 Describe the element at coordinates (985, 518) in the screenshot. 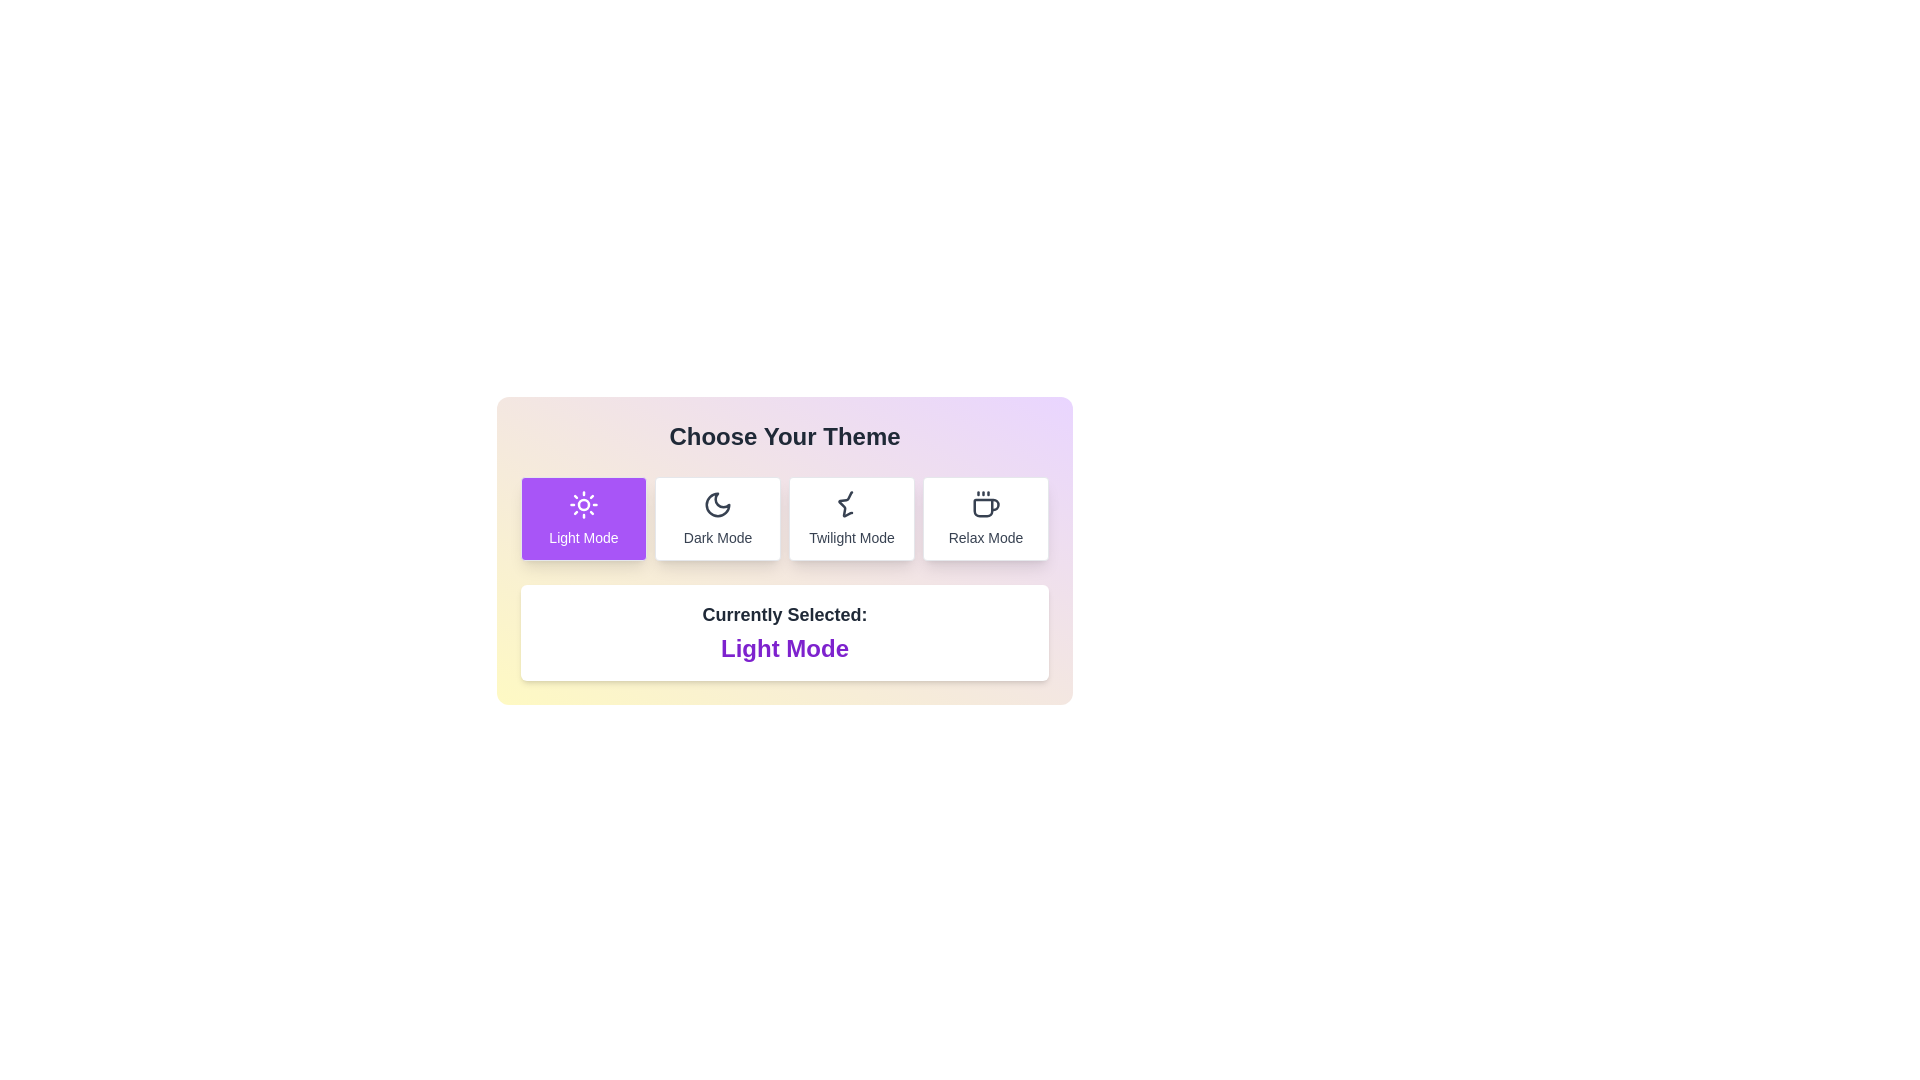

I see `the theme Relax Mode by clicking on the corresponding button` at that location.